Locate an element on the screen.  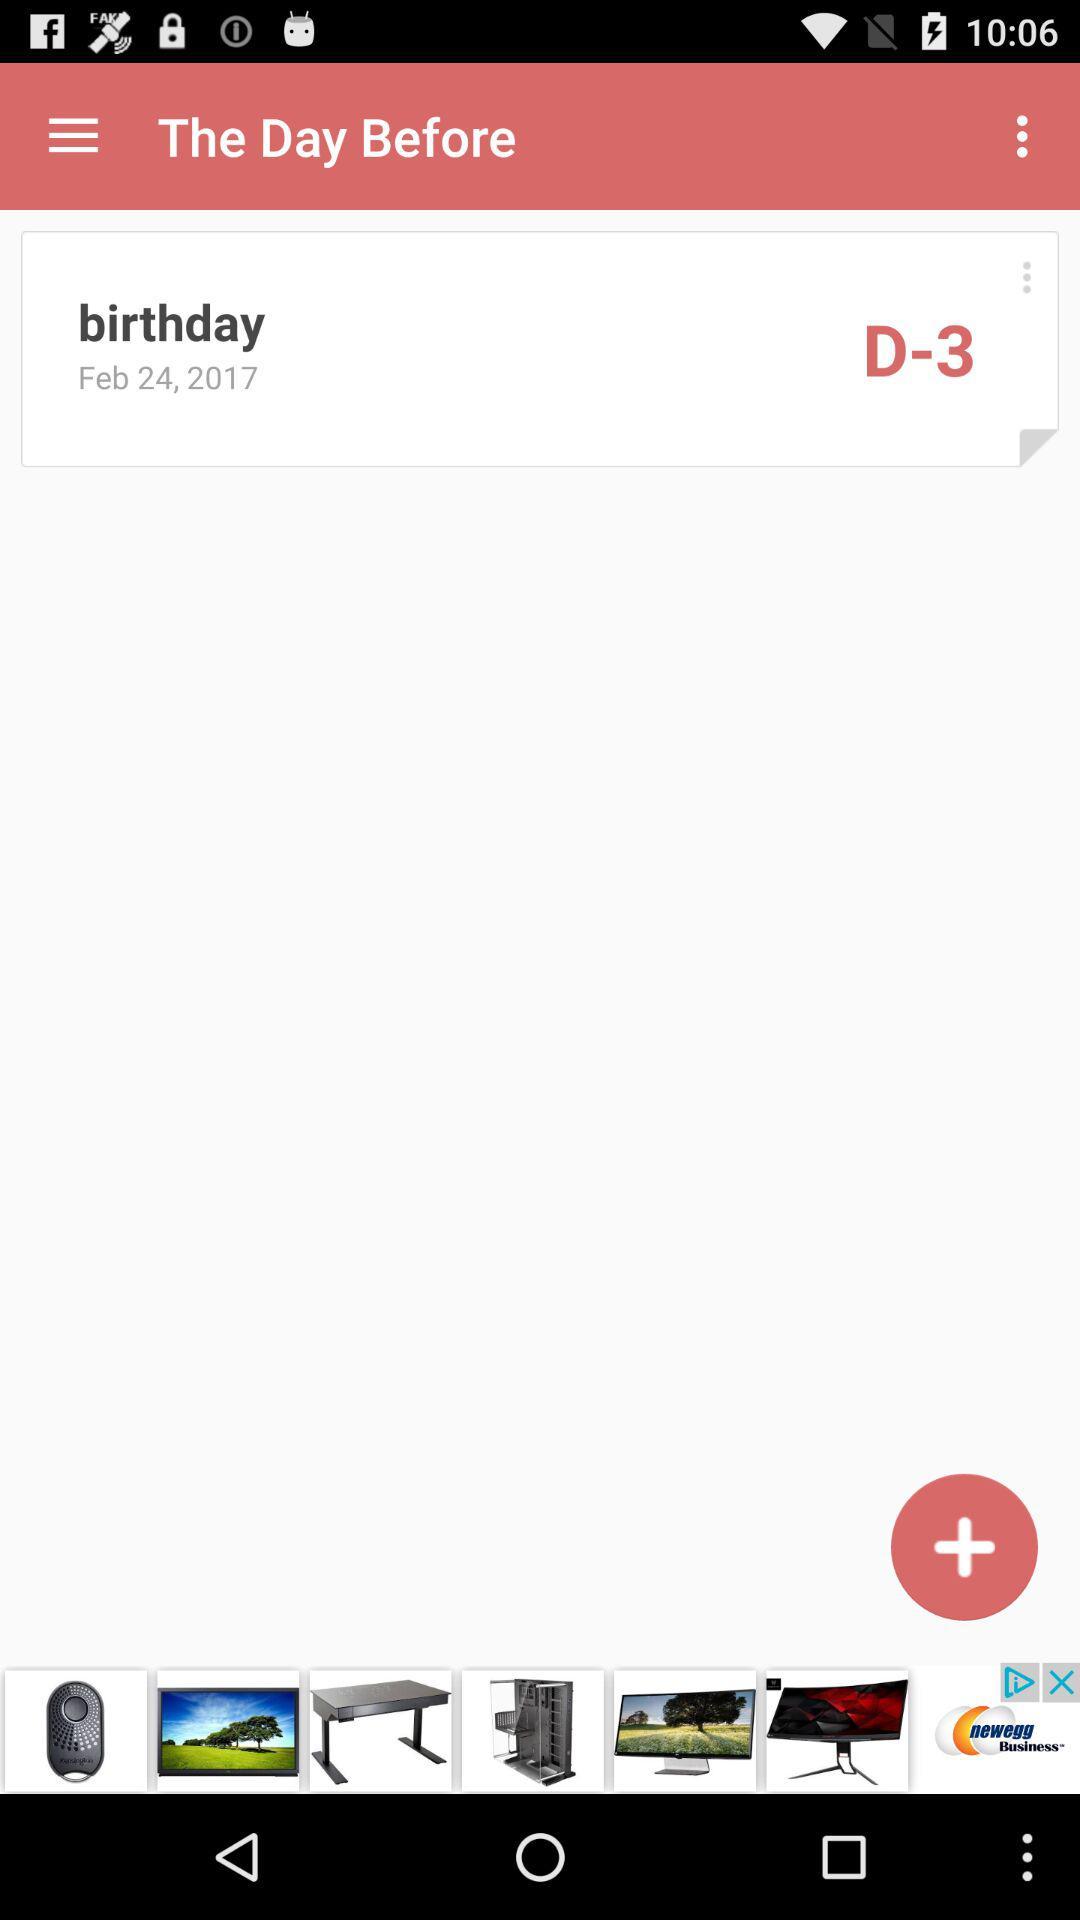
menu is located at coordinates (72, 135).